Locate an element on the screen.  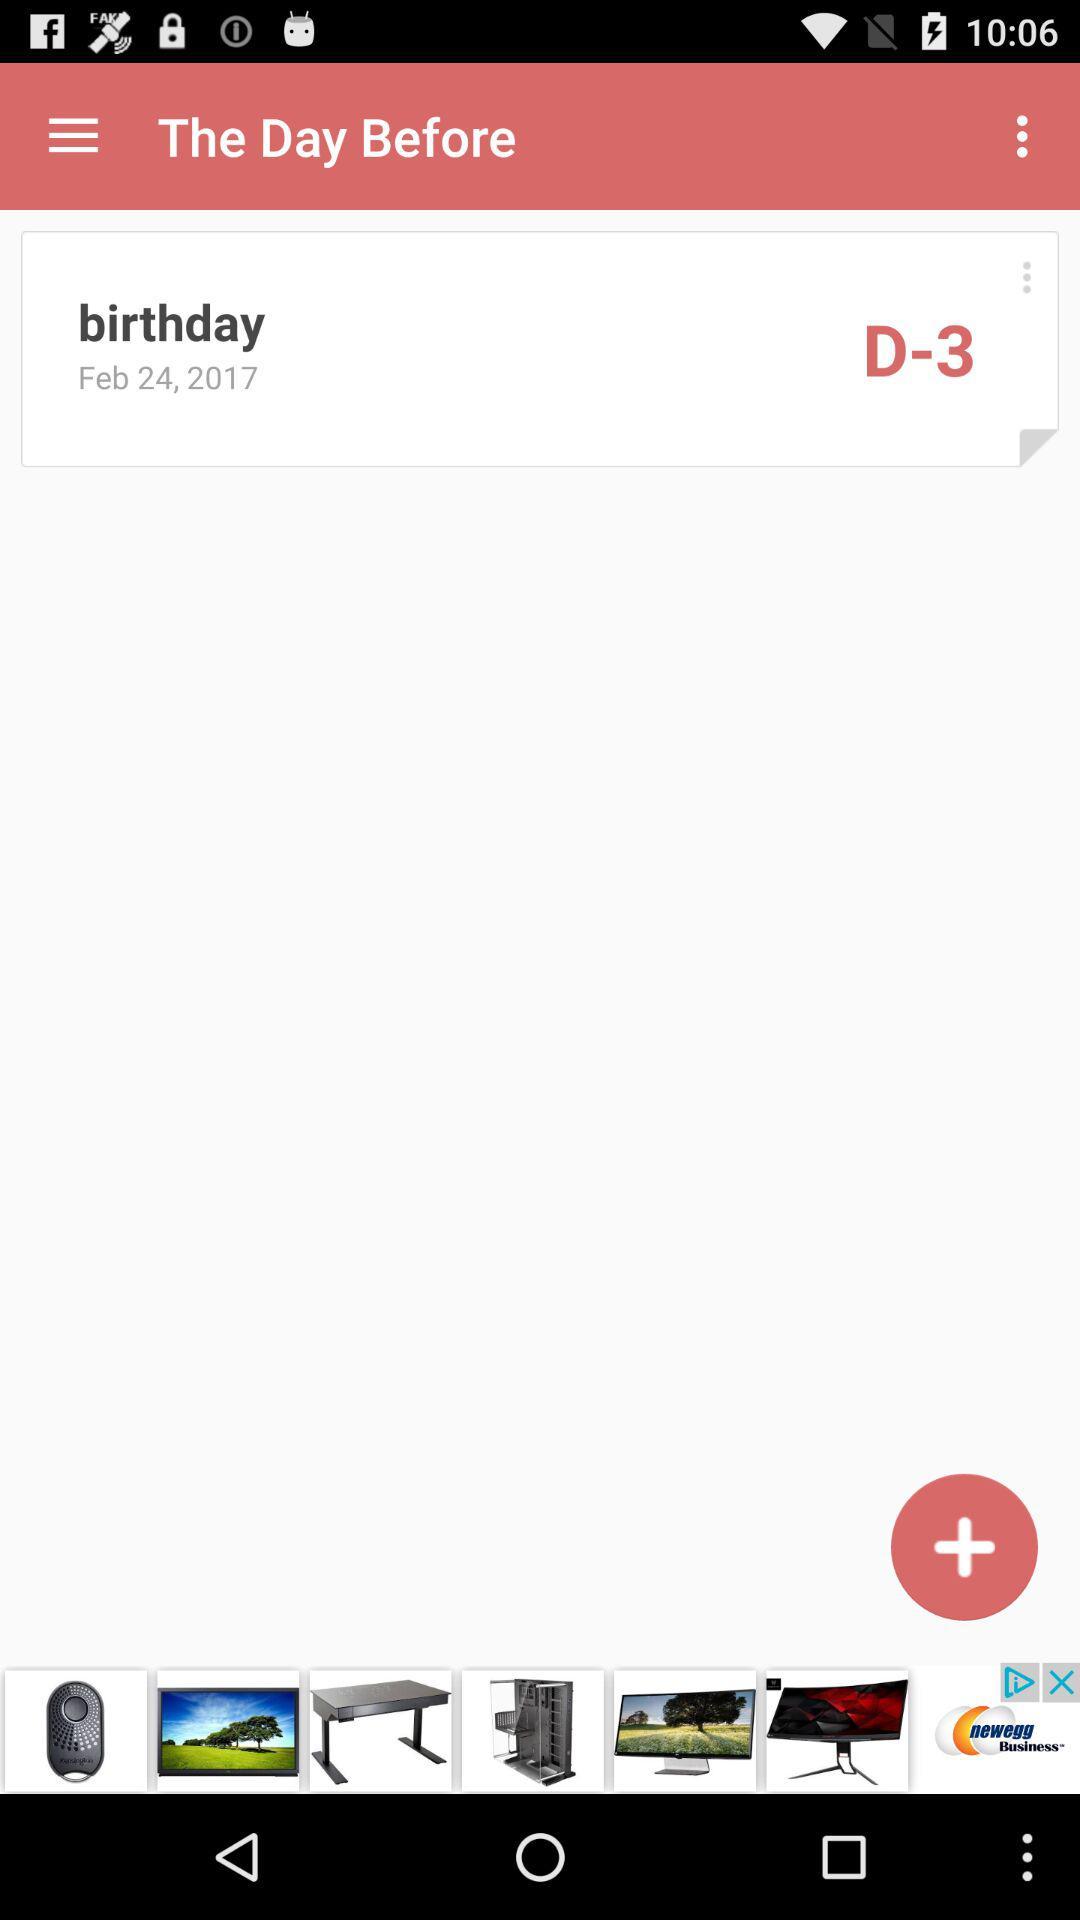
menu is located at coordinates (72, 135).